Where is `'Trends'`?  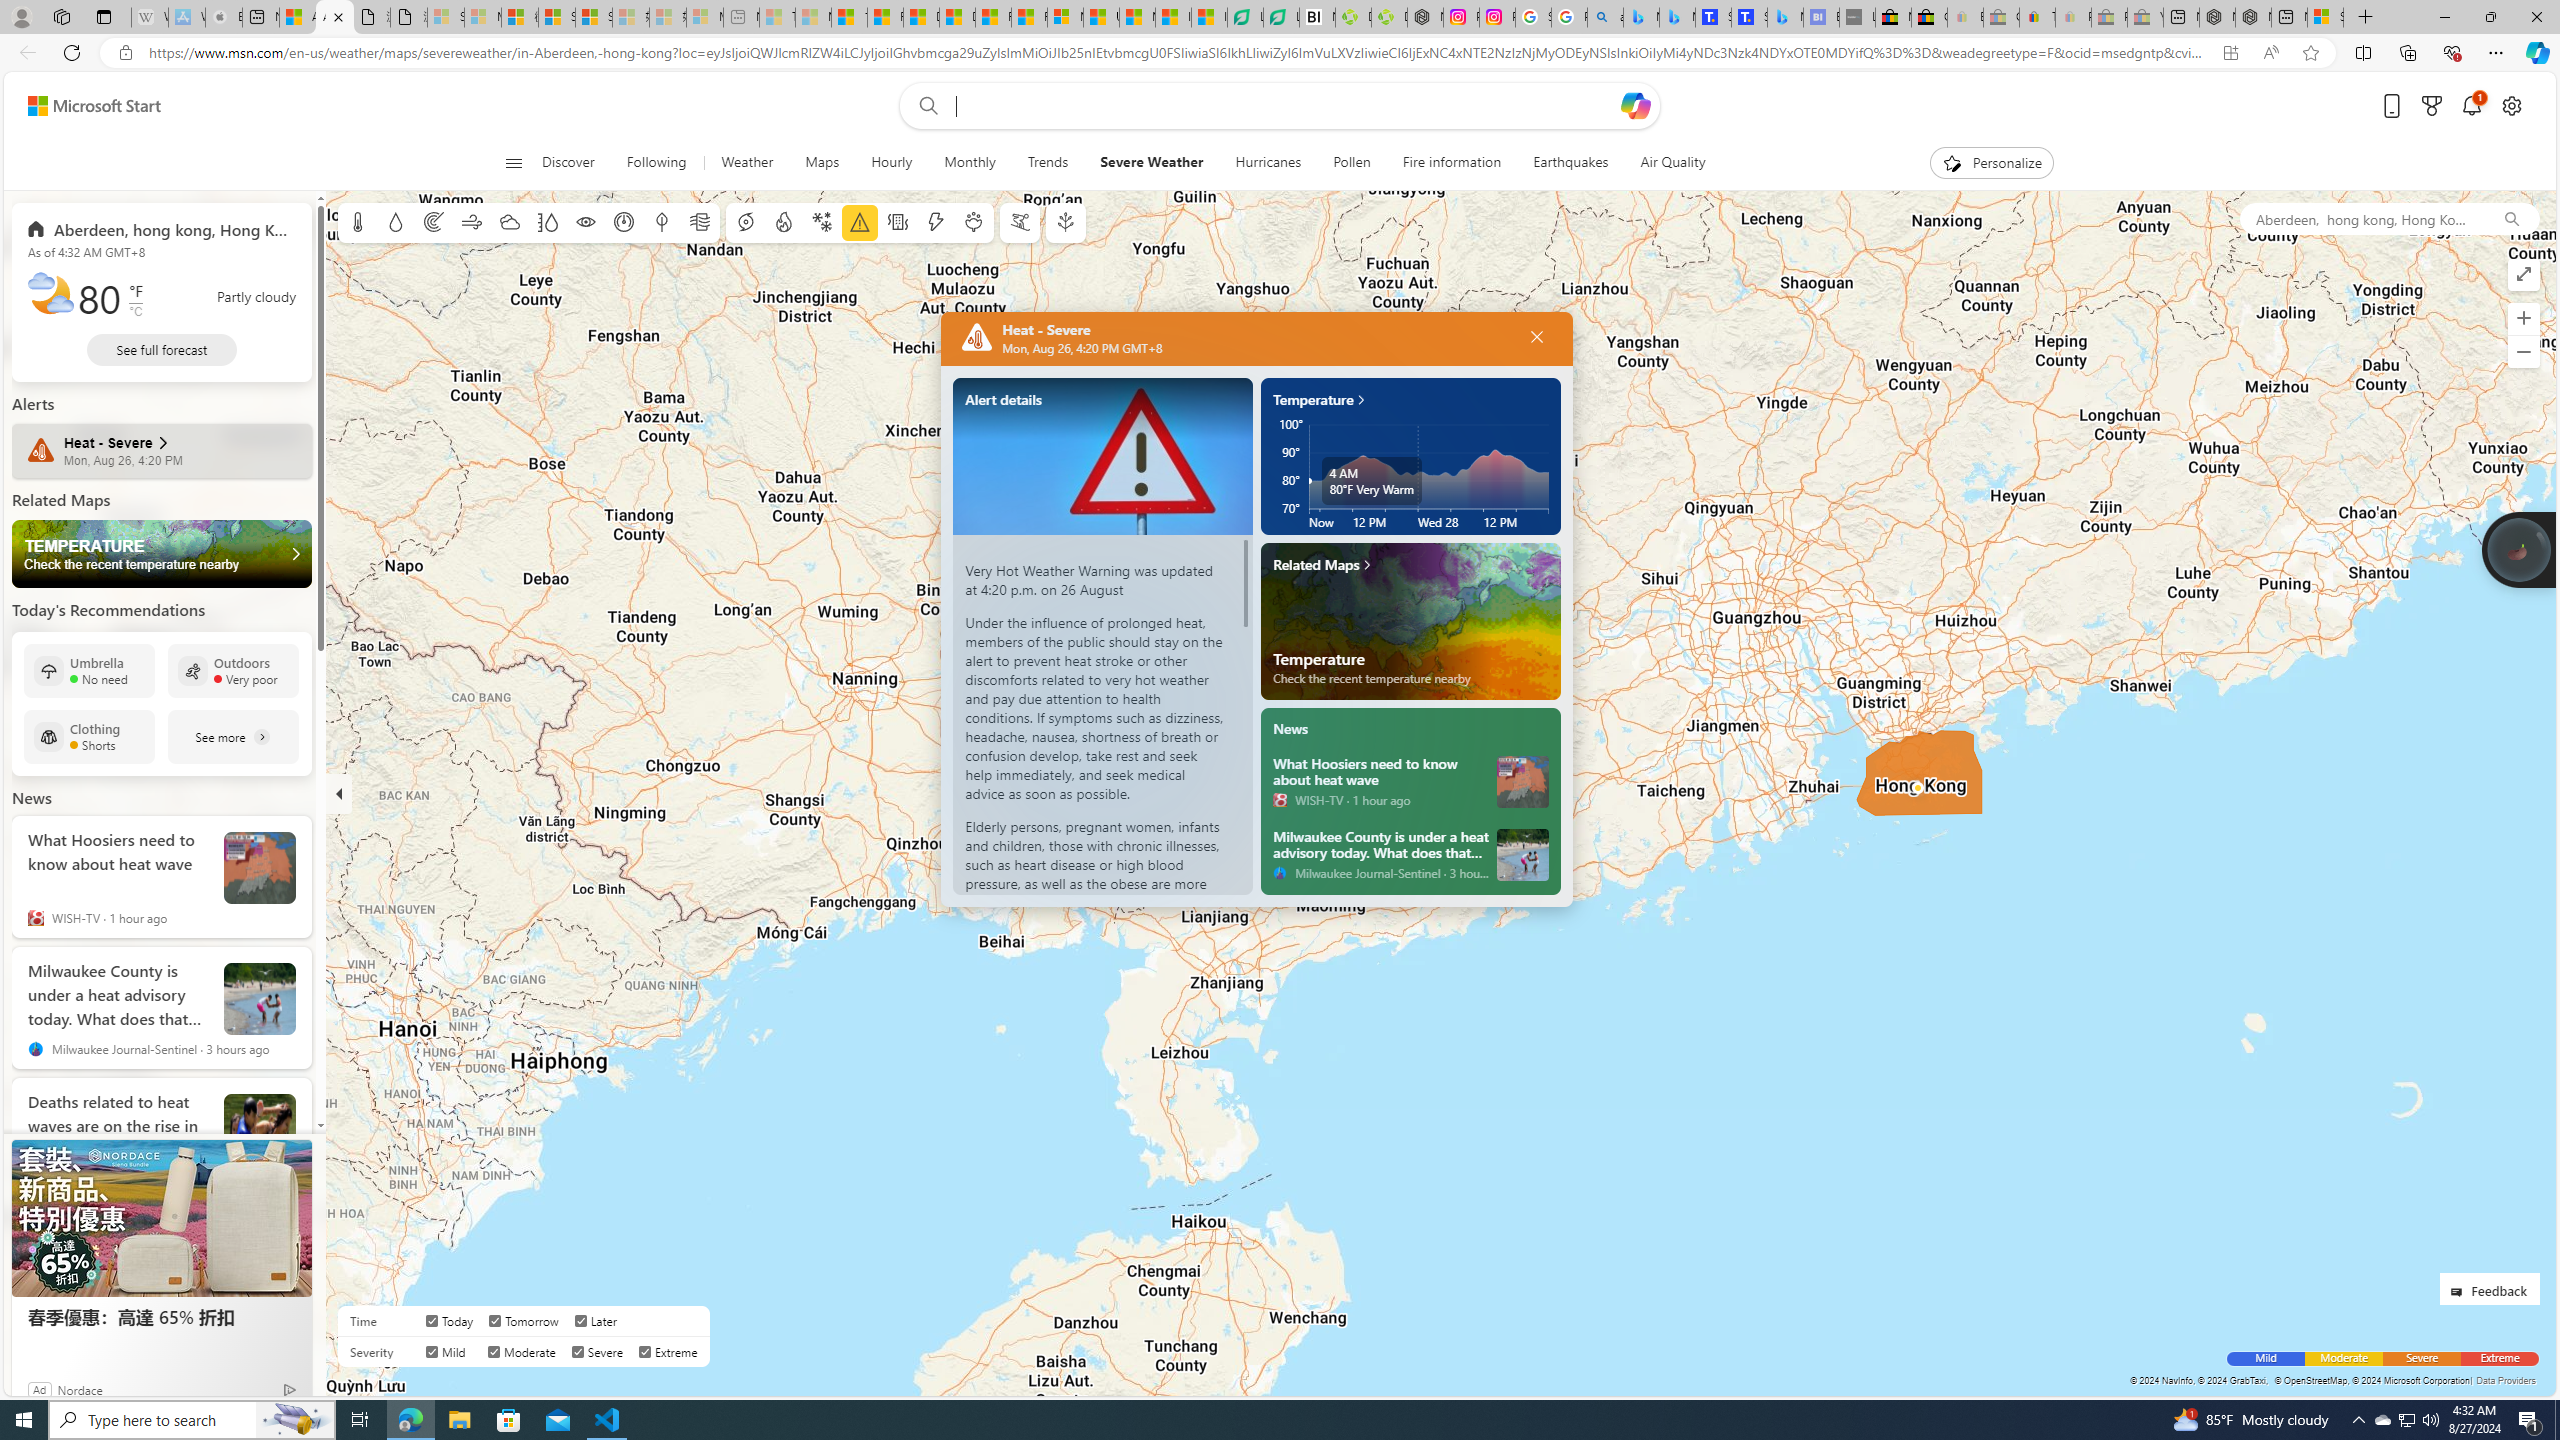
'Trends' is located at coordinates (1047, 162).